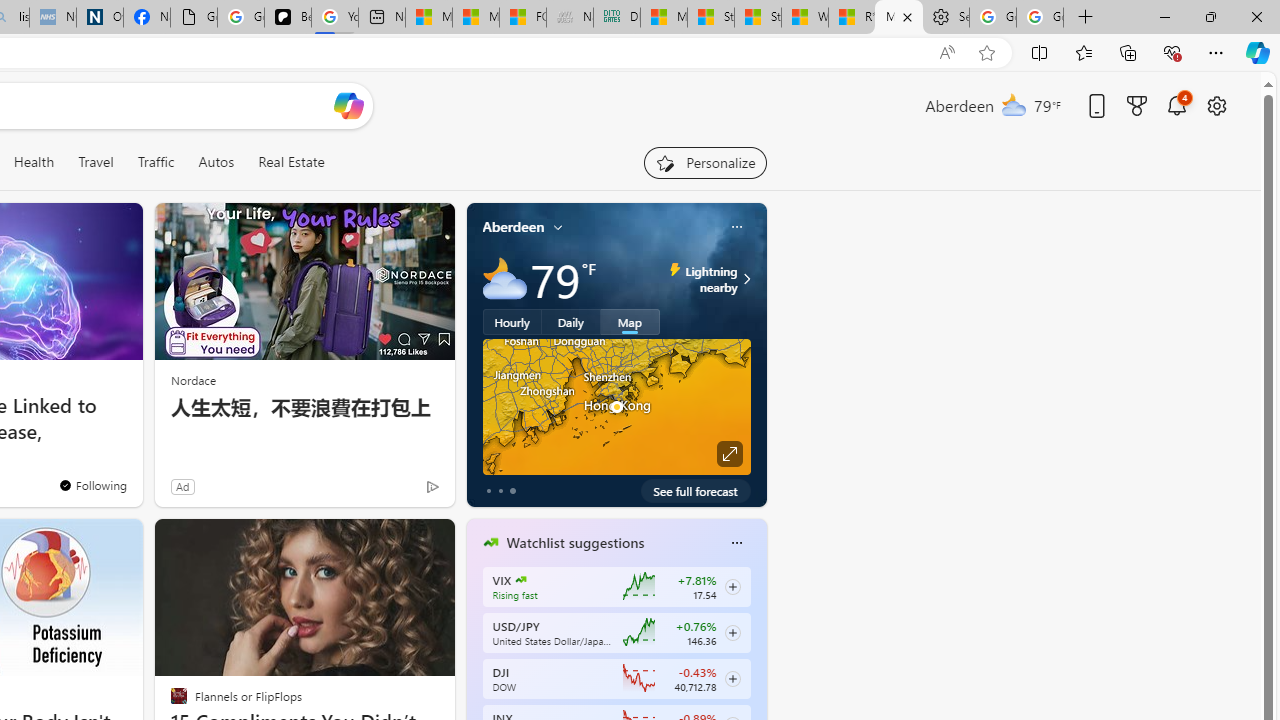 This screenshot has height=720, width=1280. Describe the element at coordinates (504, 279) in the screenshot. I see `'Mostly cloudy'` at that location.